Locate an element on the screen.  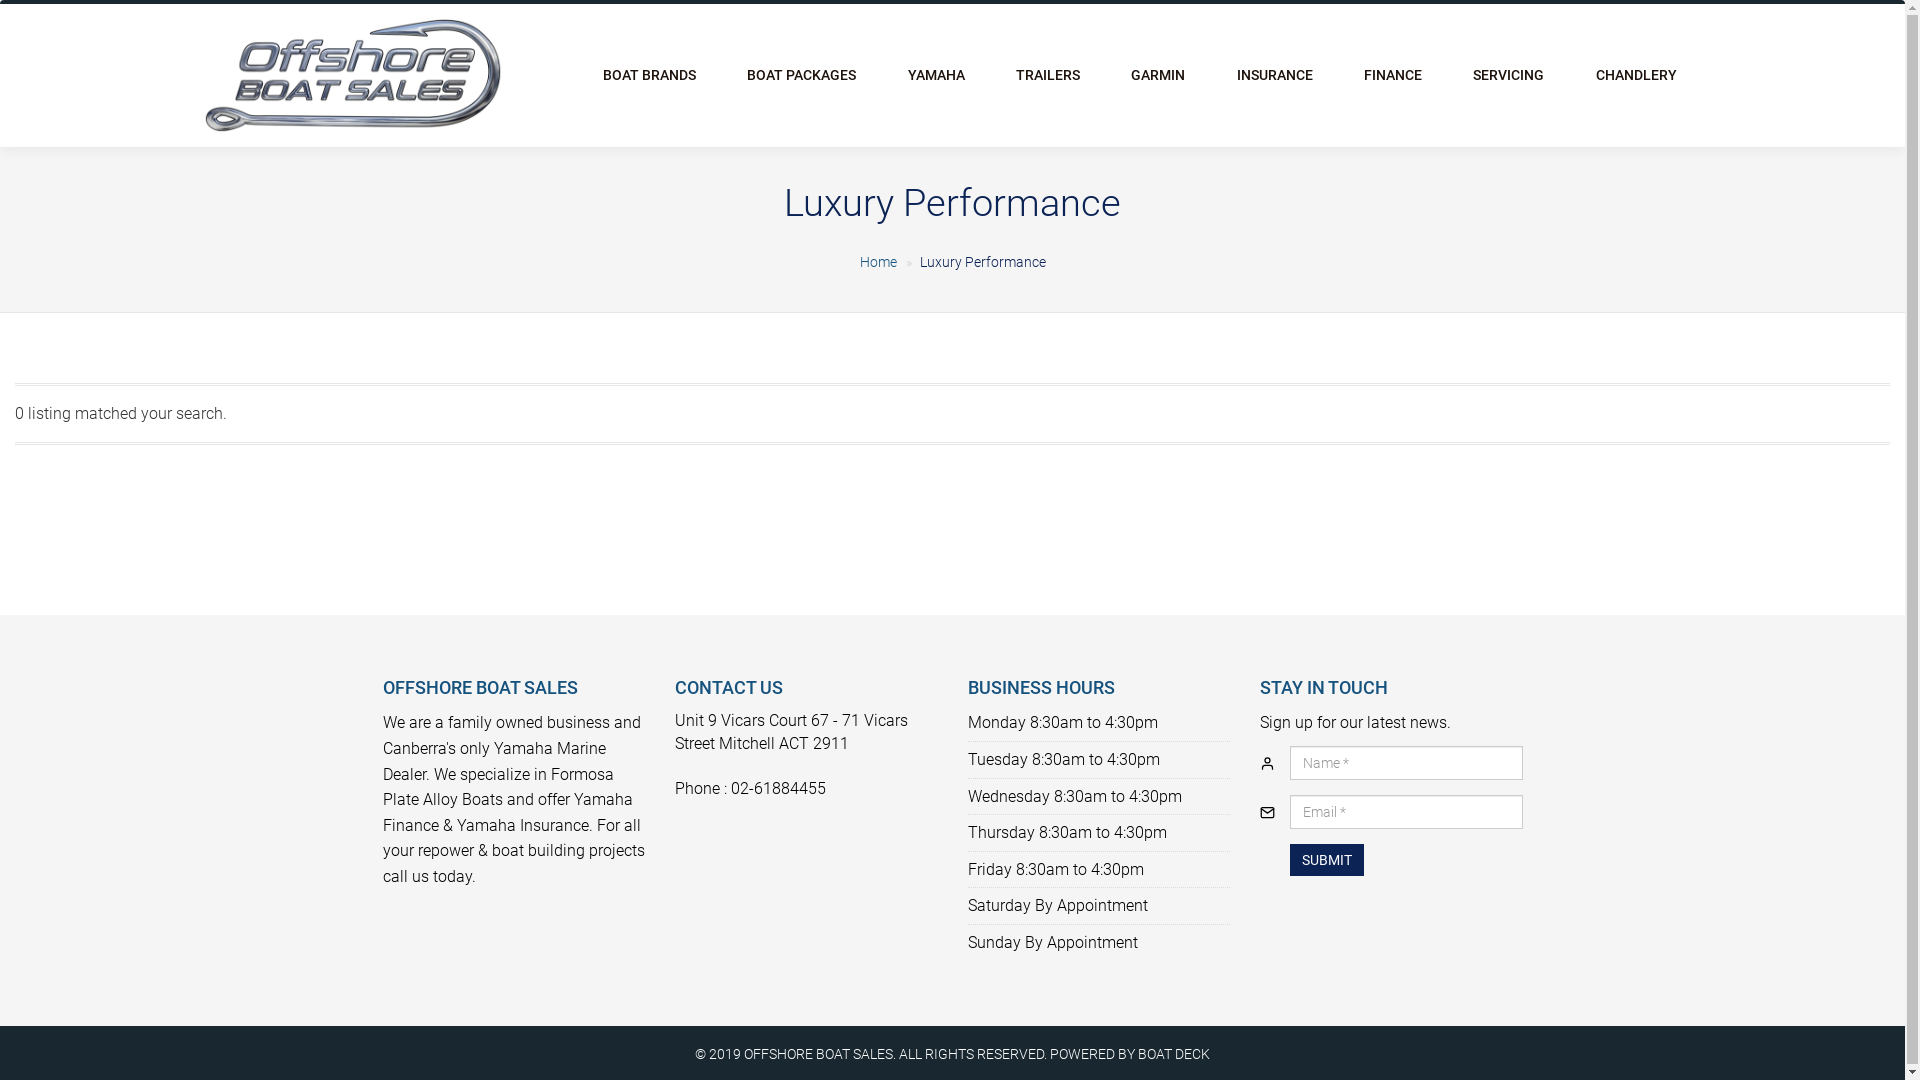
'SERVICING' is located at coordinates (1508, 74).